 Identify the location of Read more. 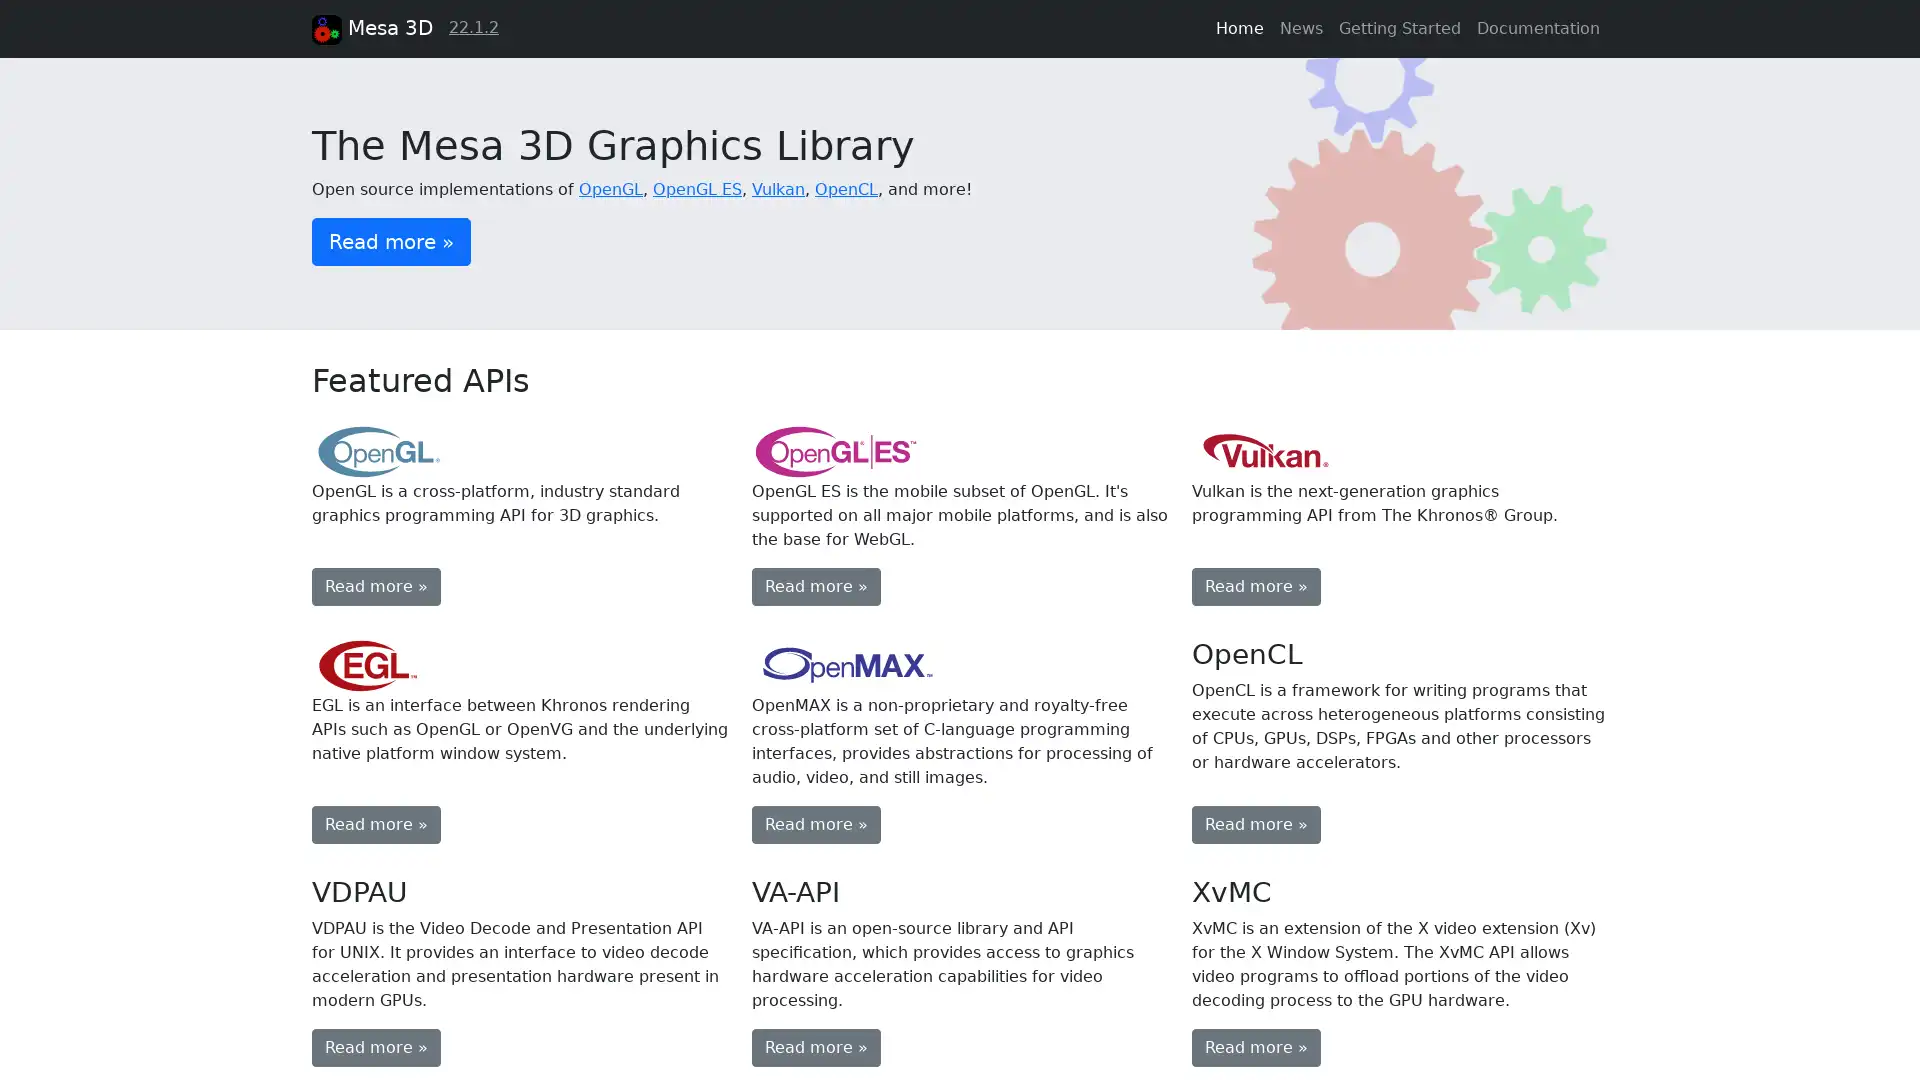
(816, 585).